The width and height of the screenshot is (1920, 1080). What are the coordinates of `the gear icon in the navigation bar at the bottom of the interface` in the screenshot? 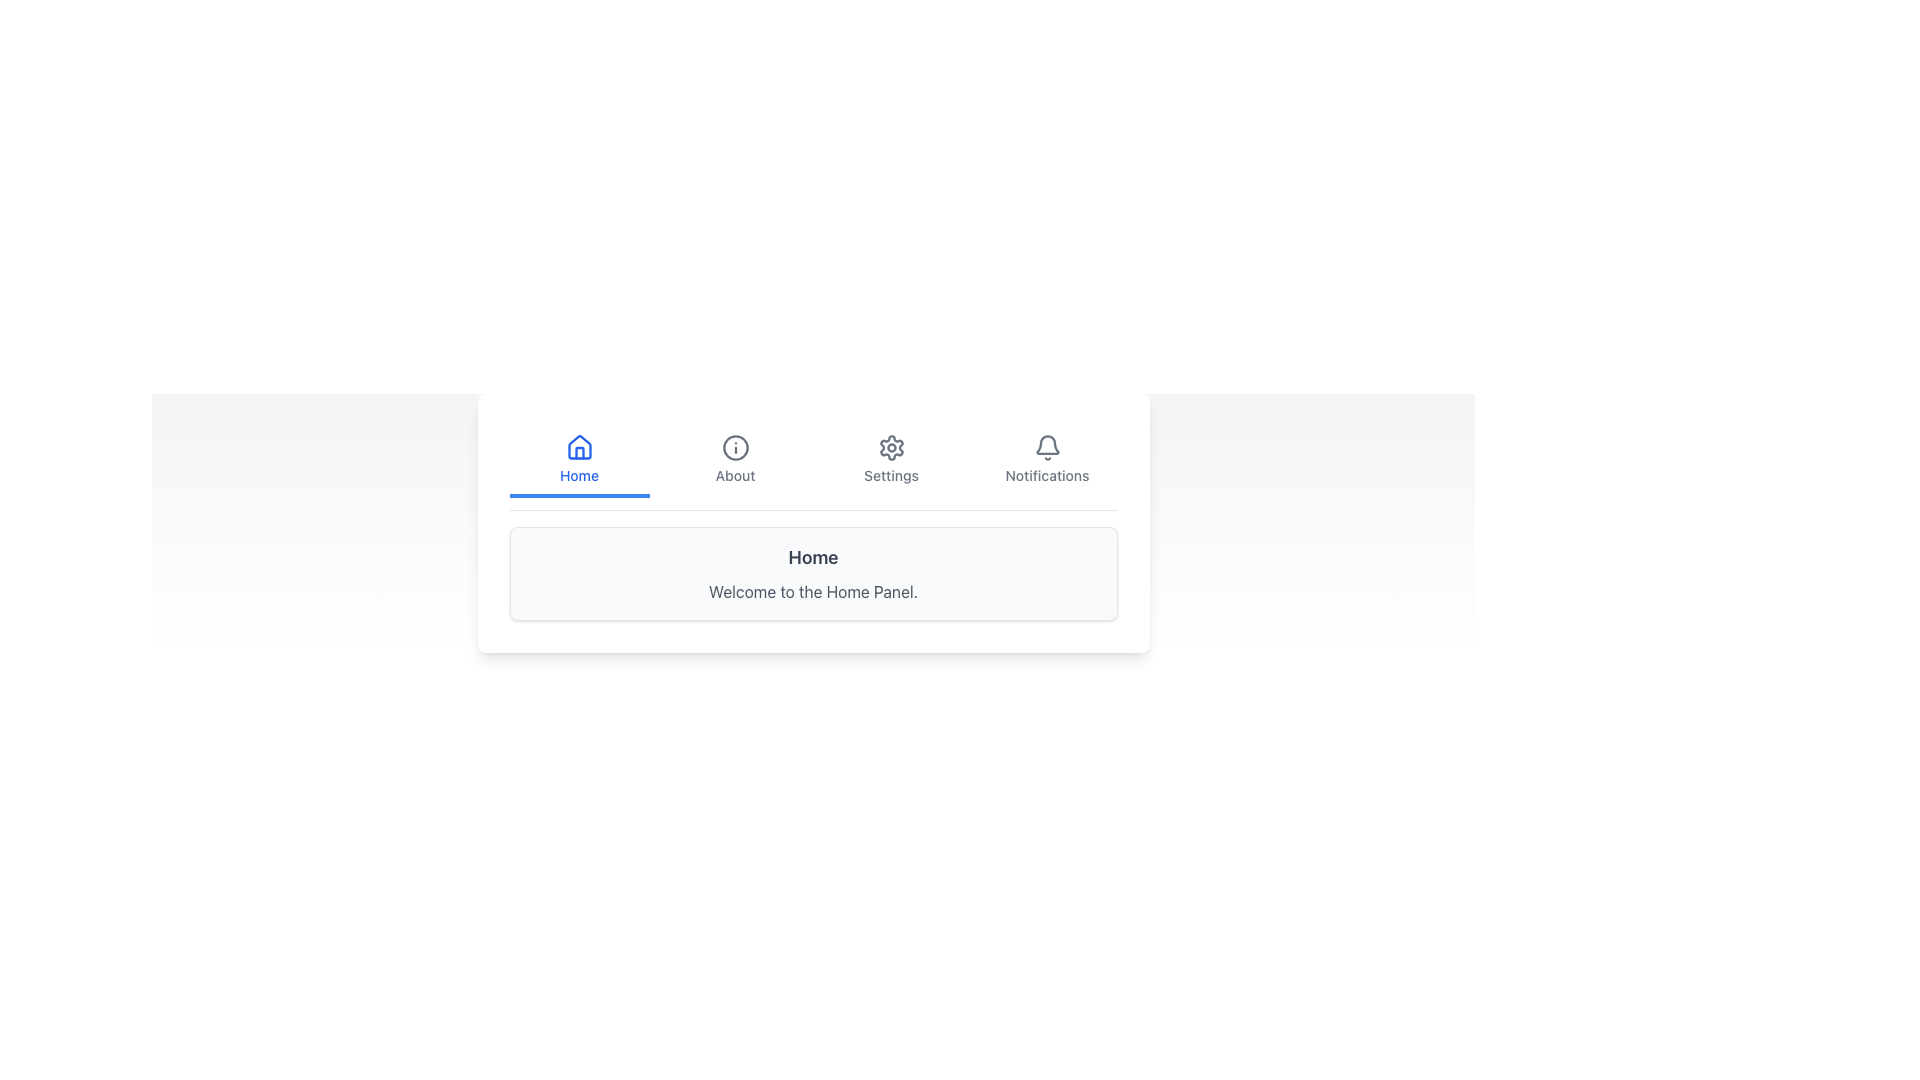 It's located at (890, 446).